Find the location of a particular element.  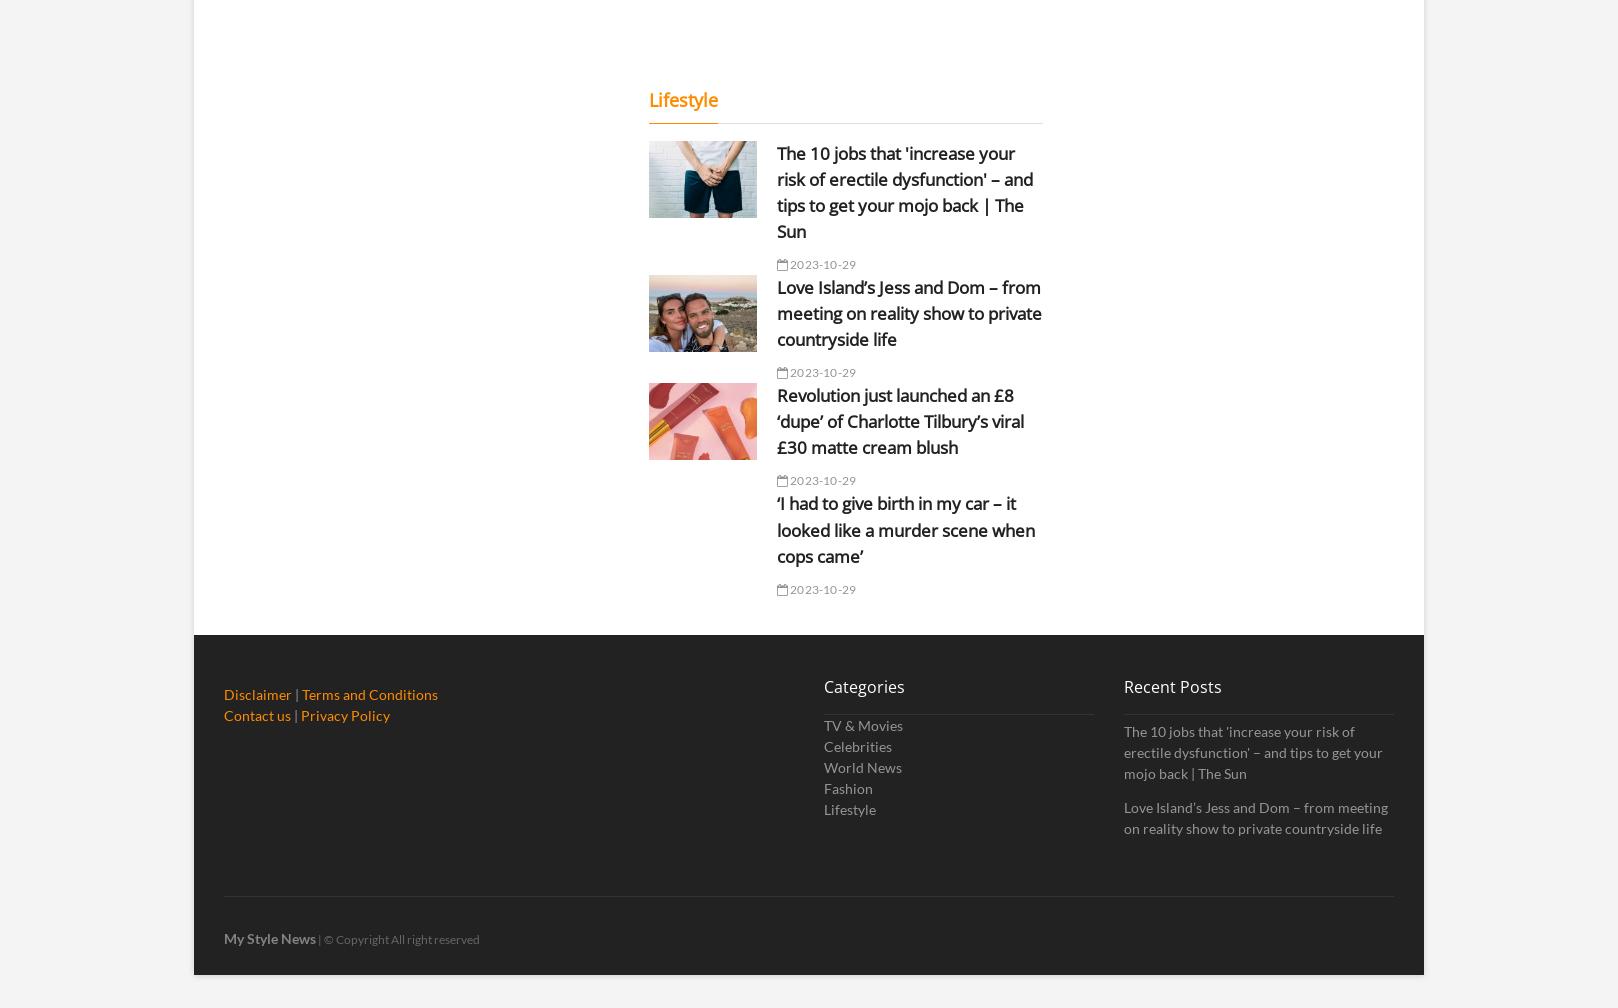

'Disclaimer' is located at coordinates (222, 693).